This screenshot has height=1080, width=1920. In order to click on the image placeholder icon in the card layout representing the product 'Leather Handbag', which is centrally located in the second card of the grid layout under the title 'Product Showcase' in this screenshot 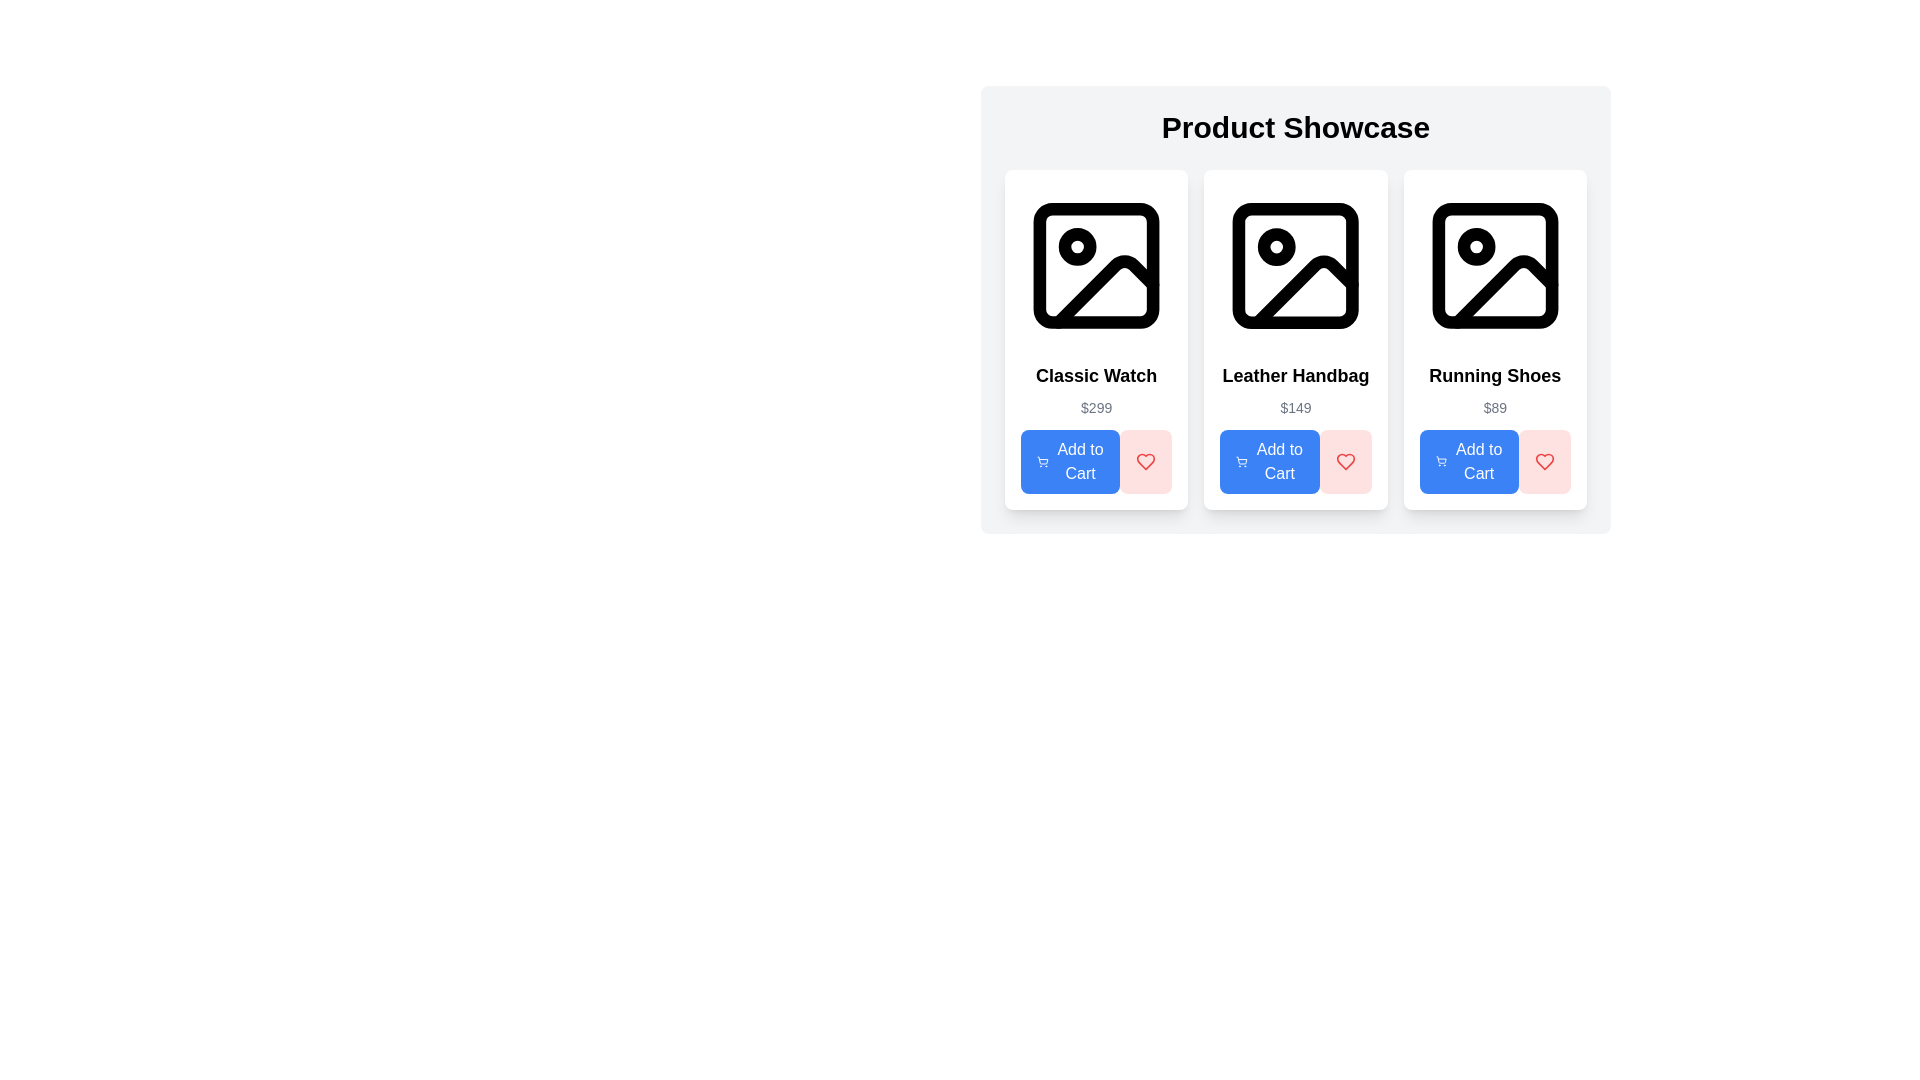, I will do `click(1296, 309)`.